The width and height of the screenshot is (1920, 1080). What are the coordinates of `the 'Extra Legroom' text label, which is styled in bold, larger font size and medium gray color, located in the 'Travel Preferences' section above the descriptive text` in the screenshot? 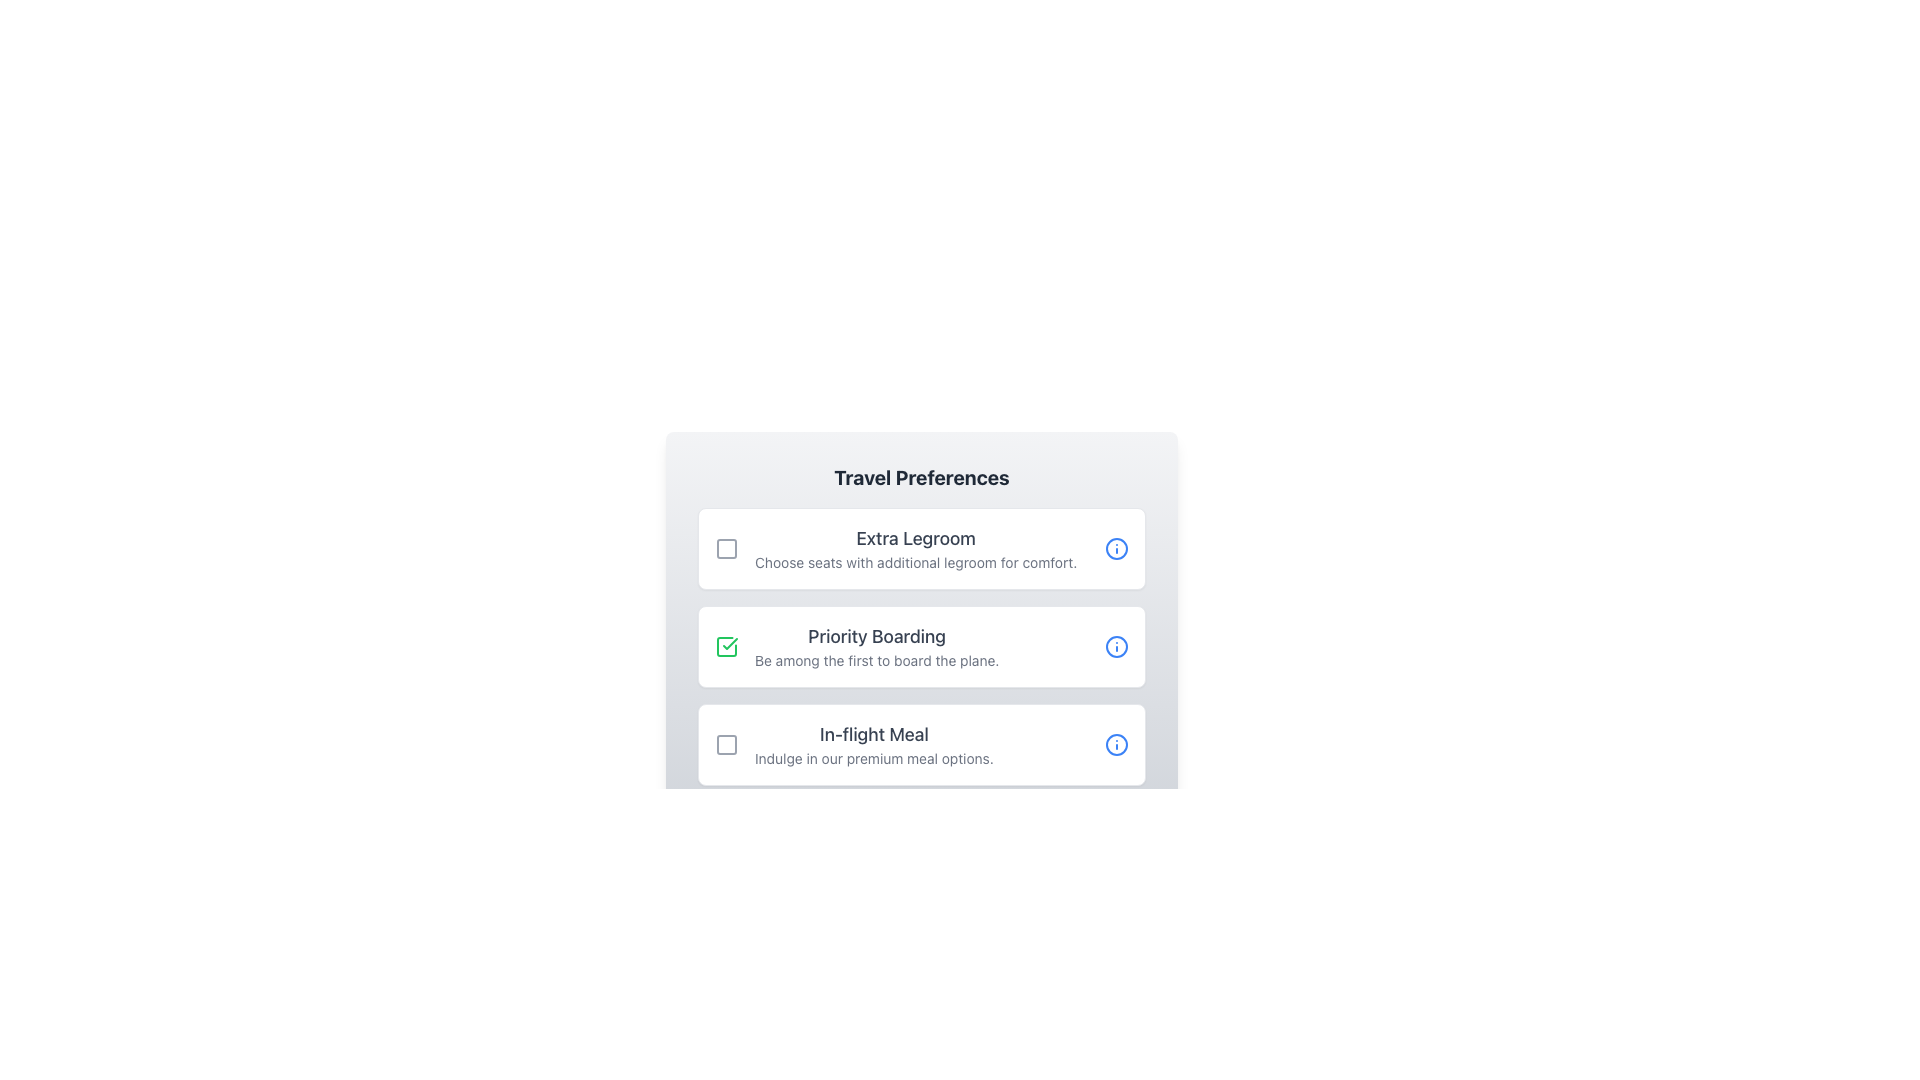 It's located at (915, 538).